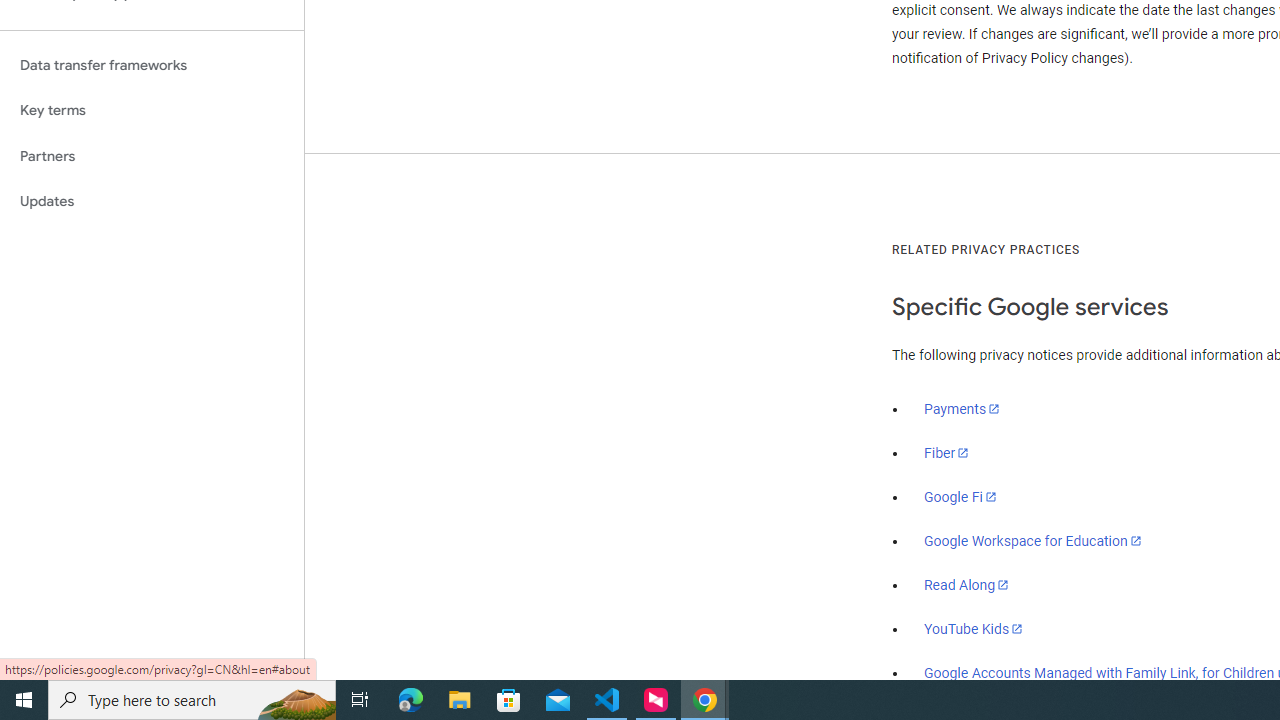  What do you see at coordinates (151, 155) in the screenshot?
I see `'Partners'` at bounding box center [151, 155].